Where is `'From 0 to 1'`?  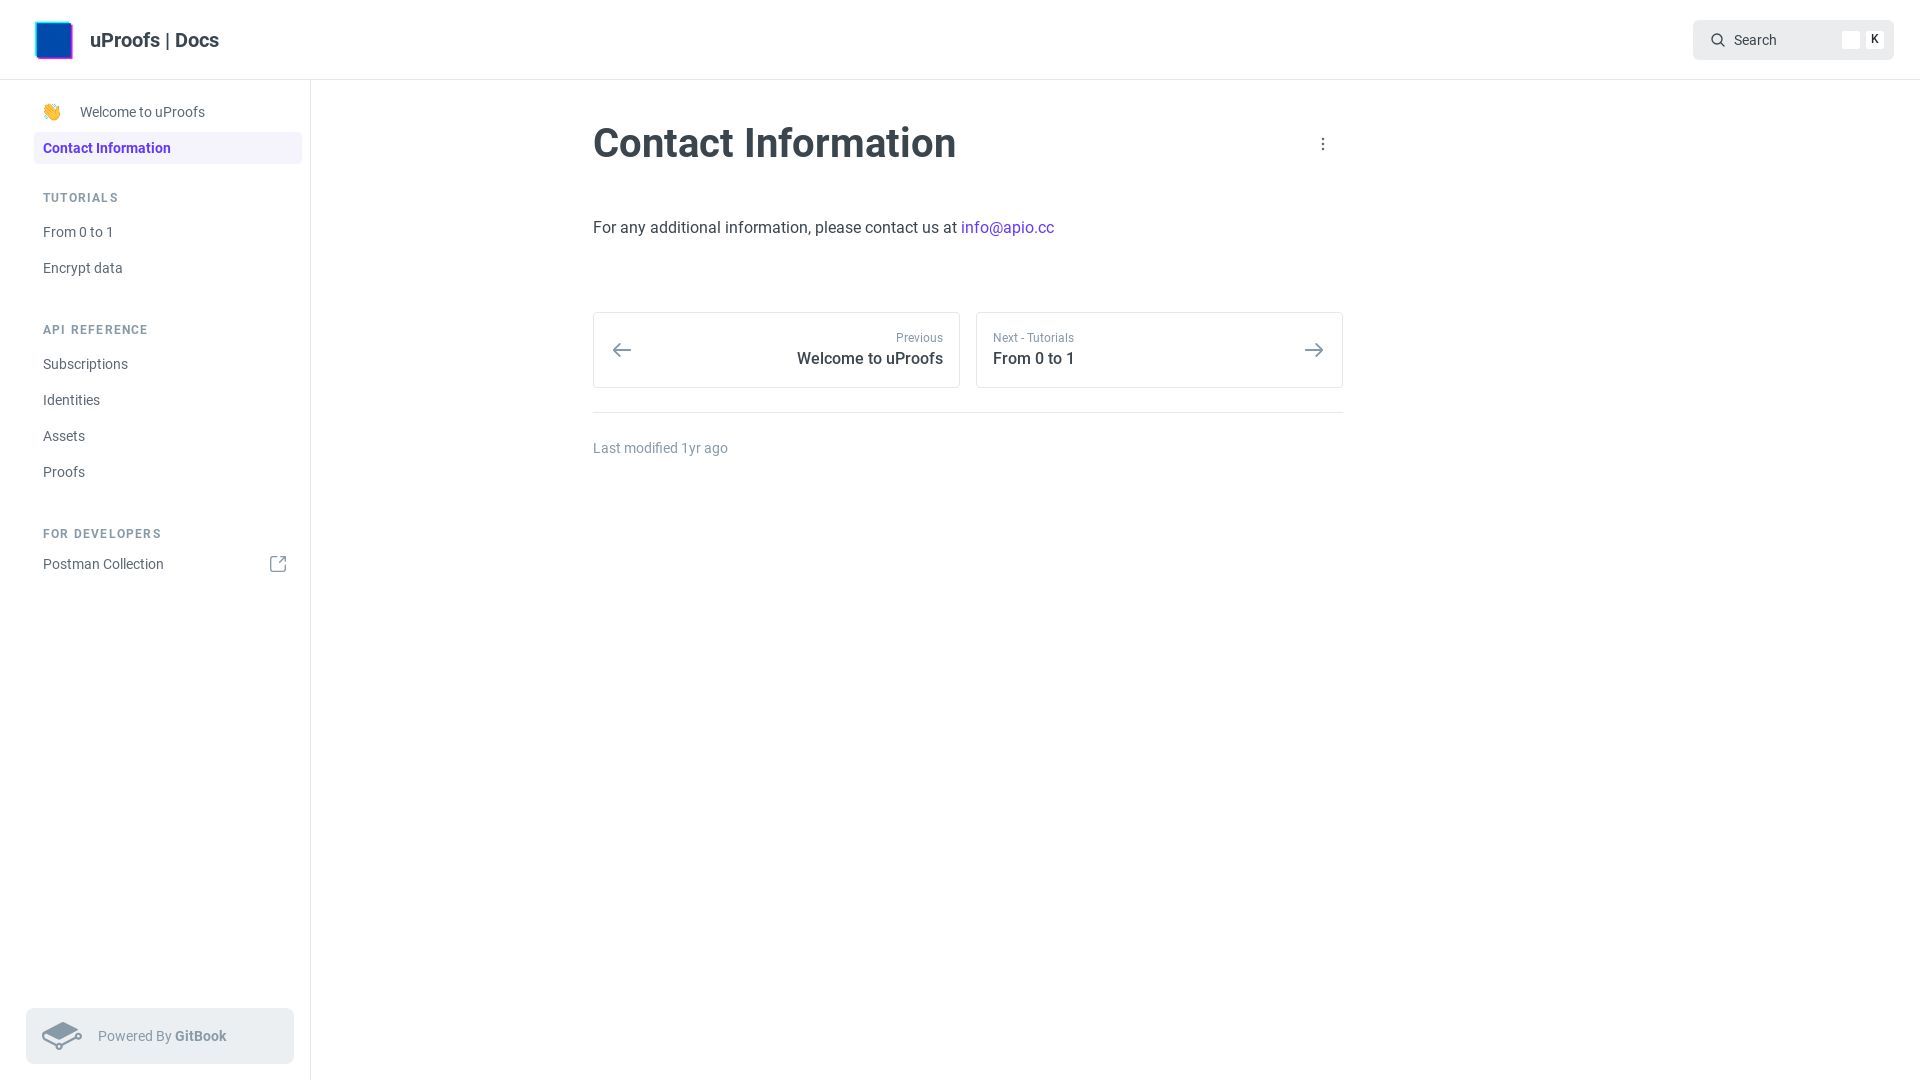 'From 0 to 1' is located at coordinates (168, 230).